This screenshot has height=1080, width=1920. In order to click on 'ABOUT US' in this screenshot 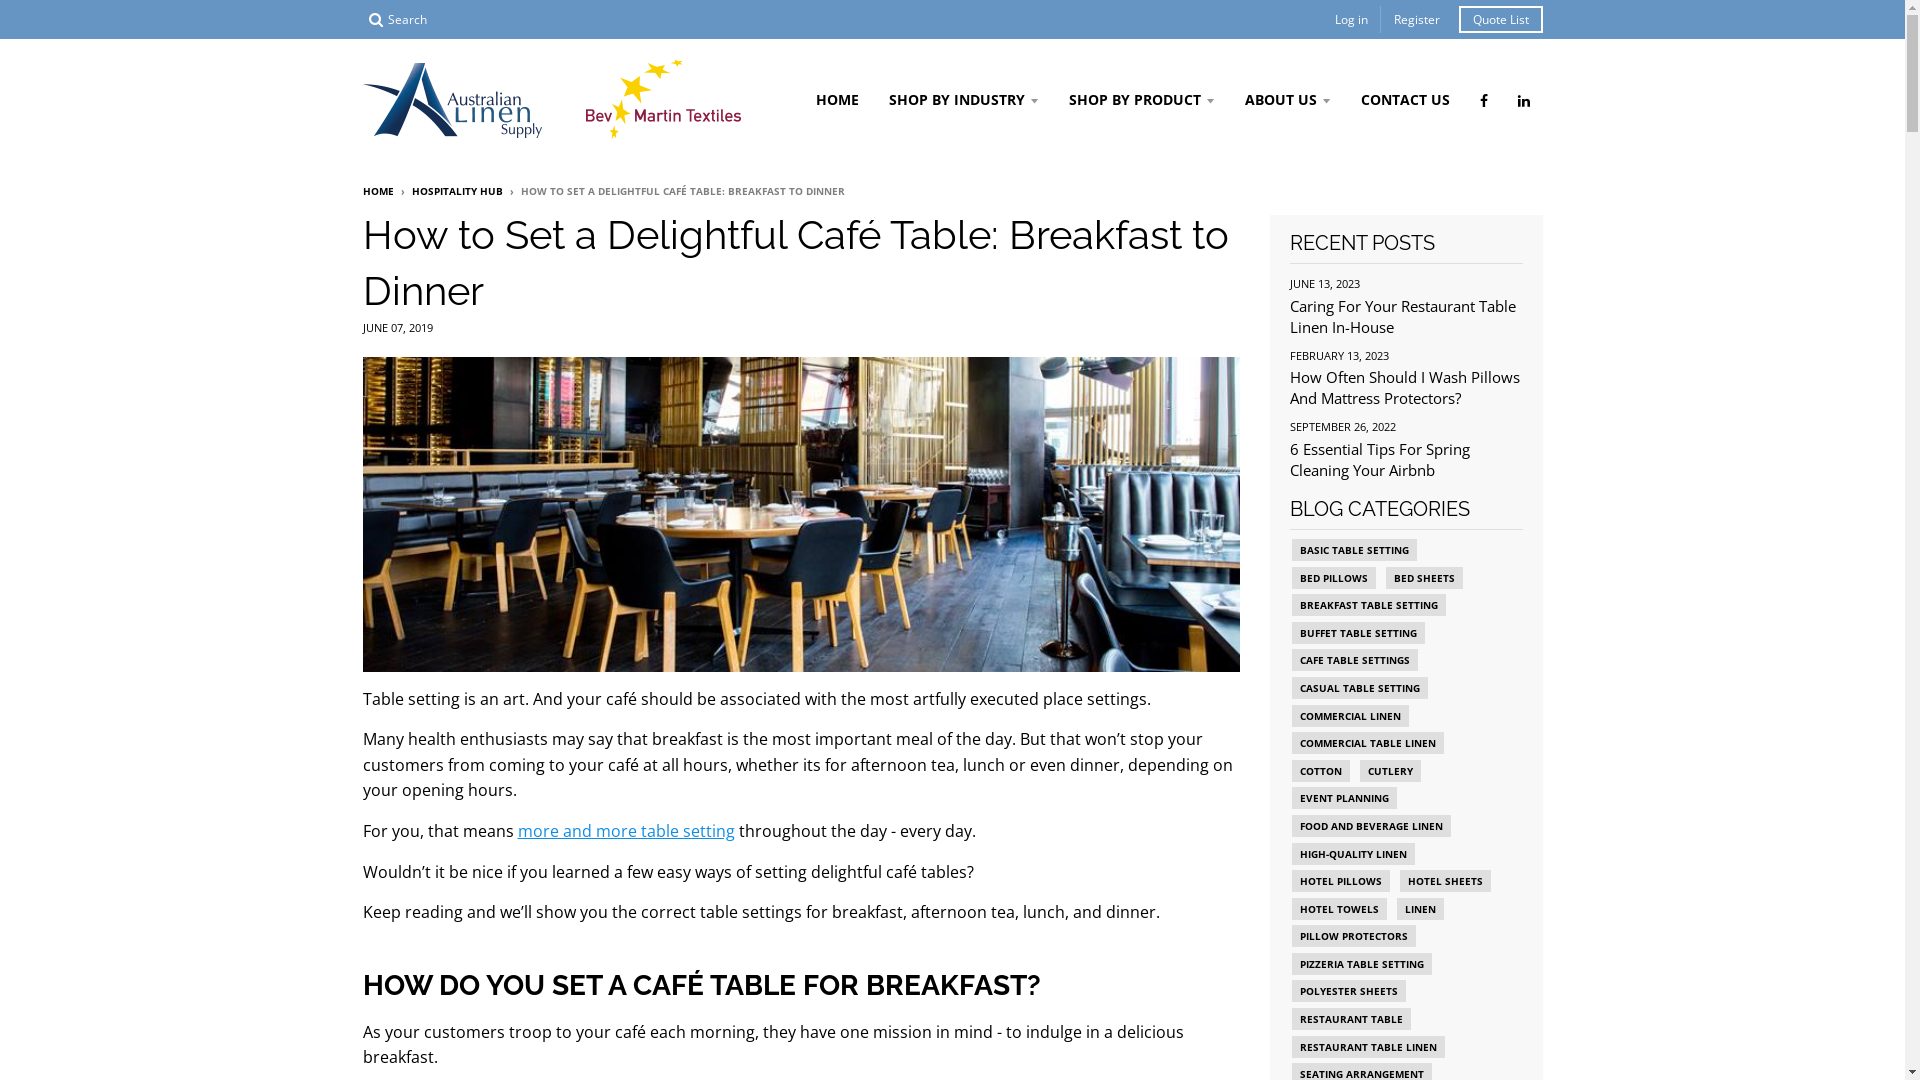, I will do `click(1287, 100)`.